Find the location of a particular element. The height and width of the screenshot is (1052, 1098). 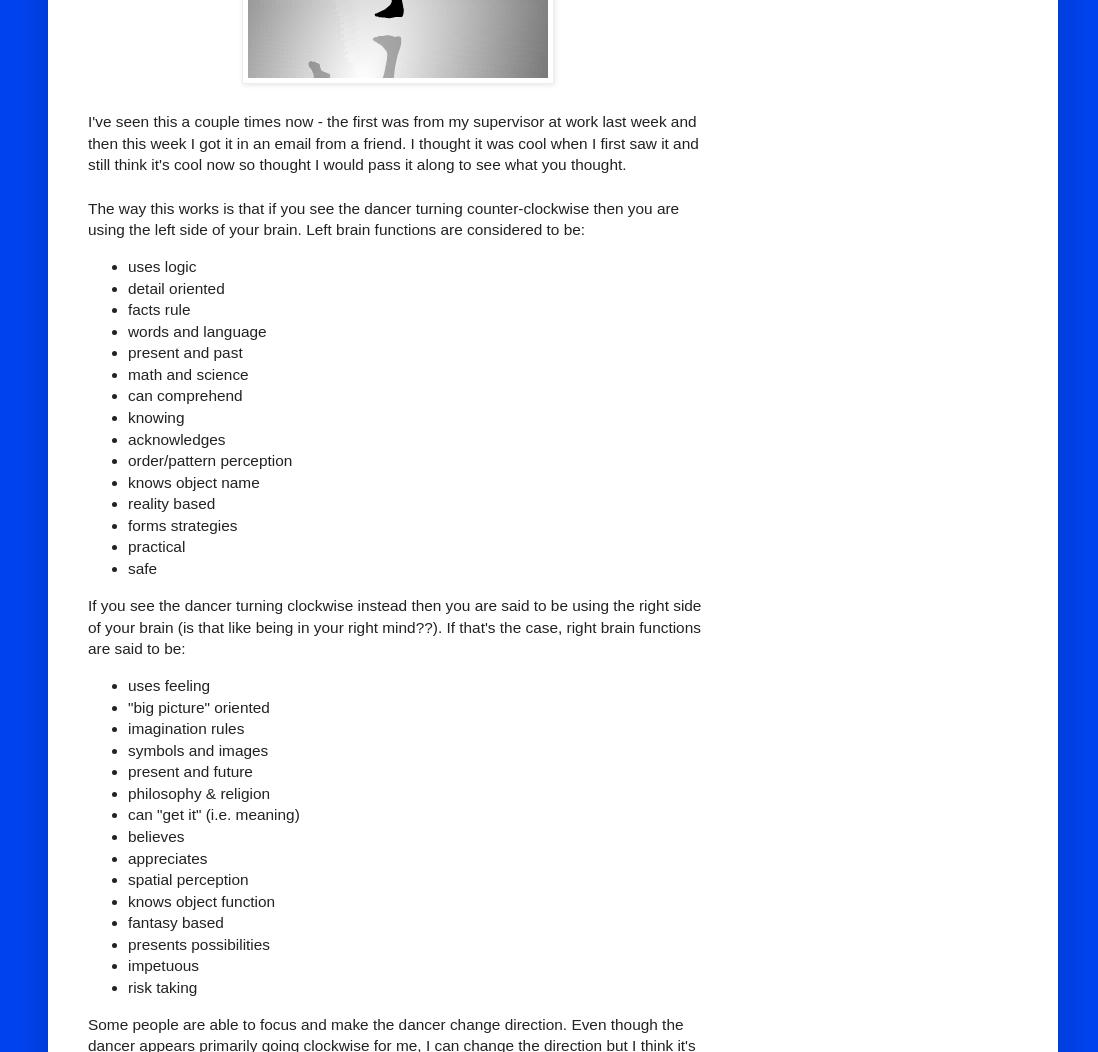

'appreciates' is located at coordinates (128, 856).